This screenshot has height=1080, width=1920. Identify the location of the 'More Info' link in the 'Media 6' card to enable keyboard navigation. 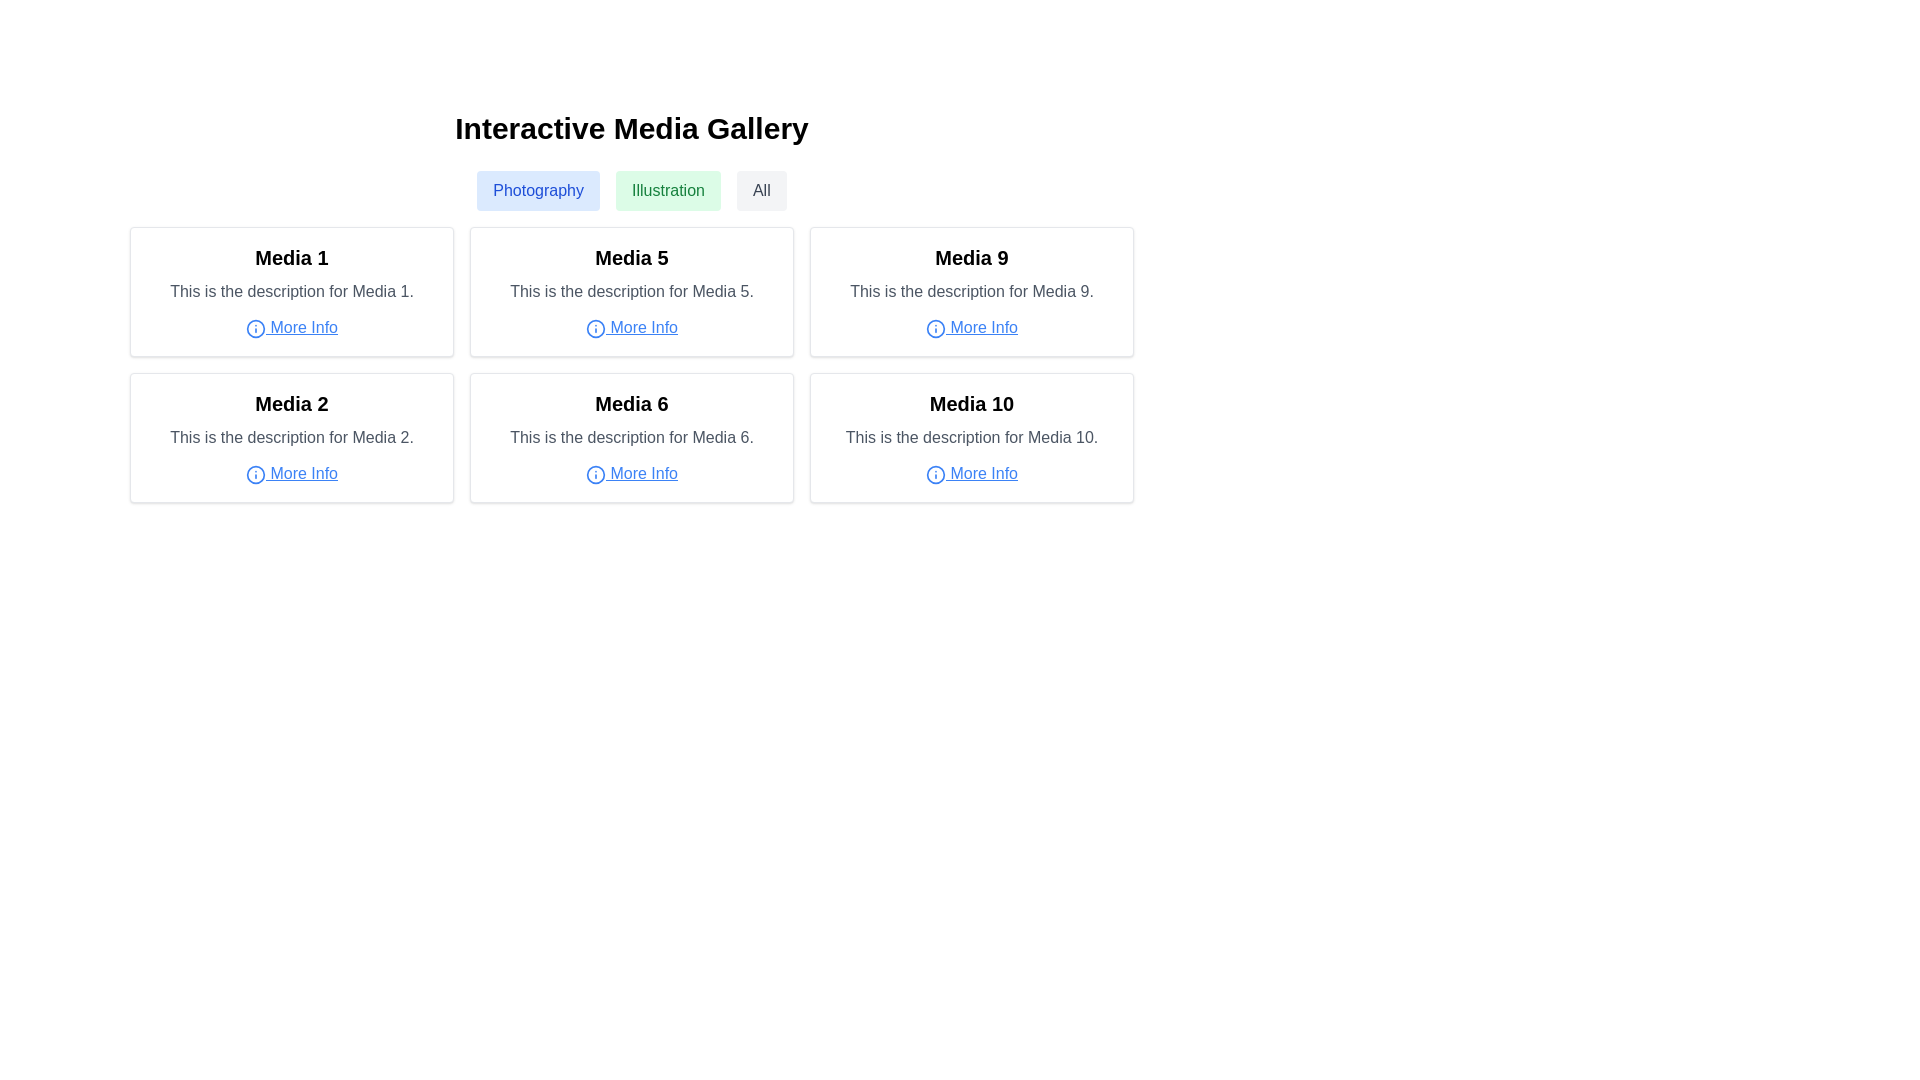
(631, 437).